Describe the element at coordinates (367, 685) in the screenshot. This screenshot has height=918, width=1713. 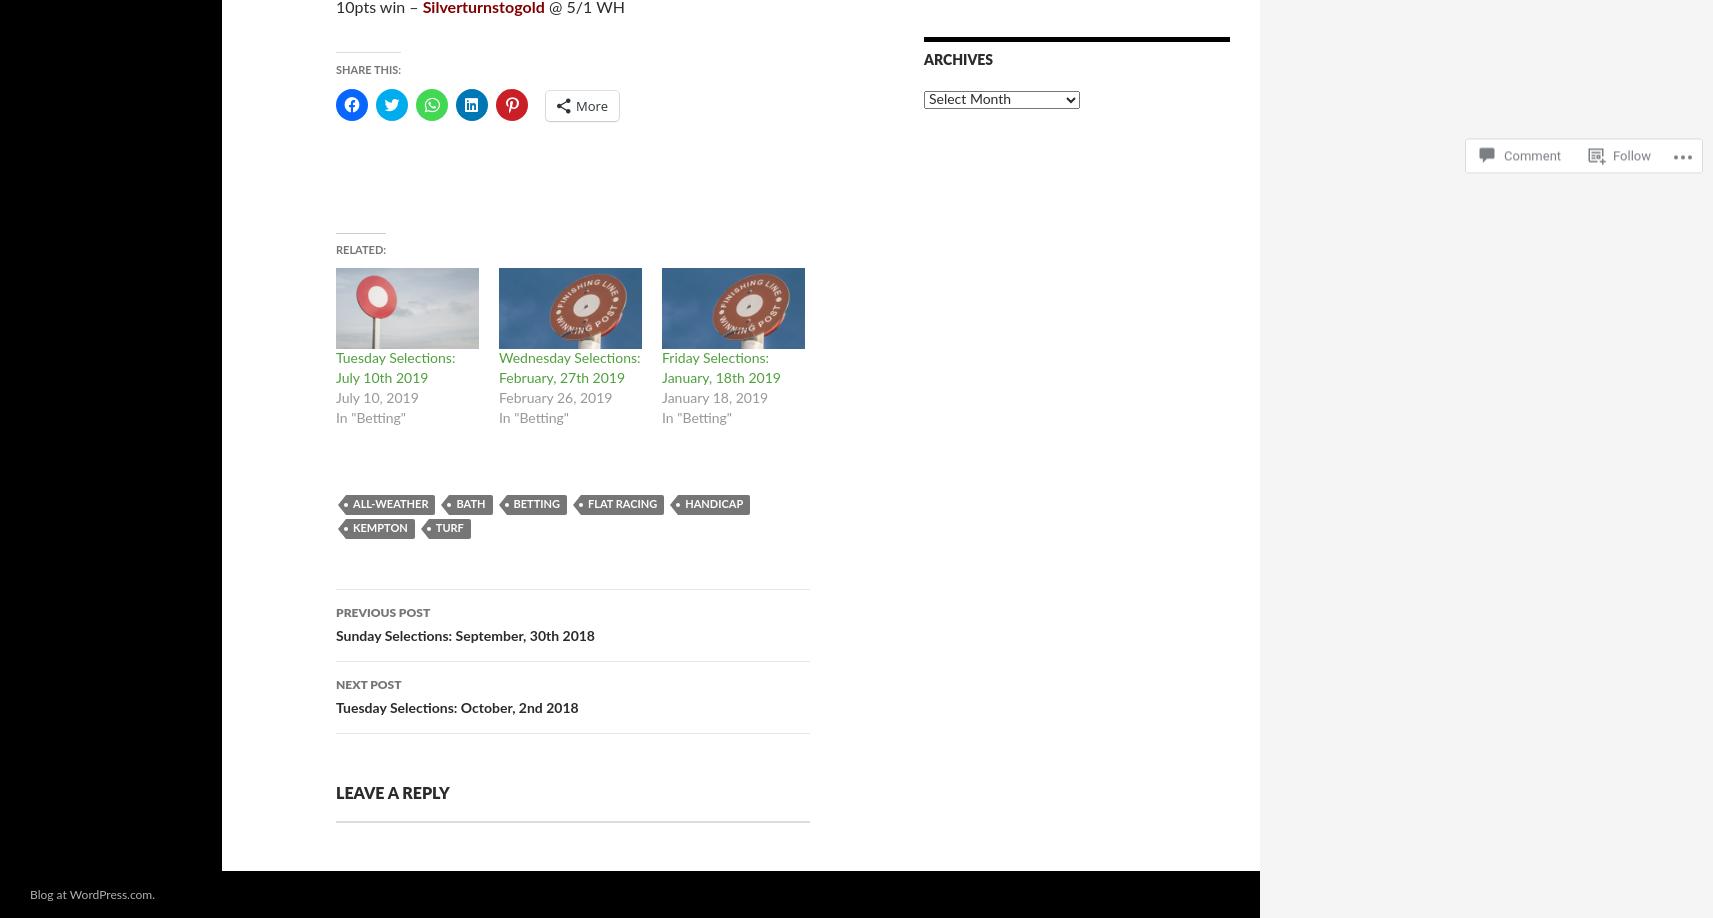
I see `'Next Post'` at that location.